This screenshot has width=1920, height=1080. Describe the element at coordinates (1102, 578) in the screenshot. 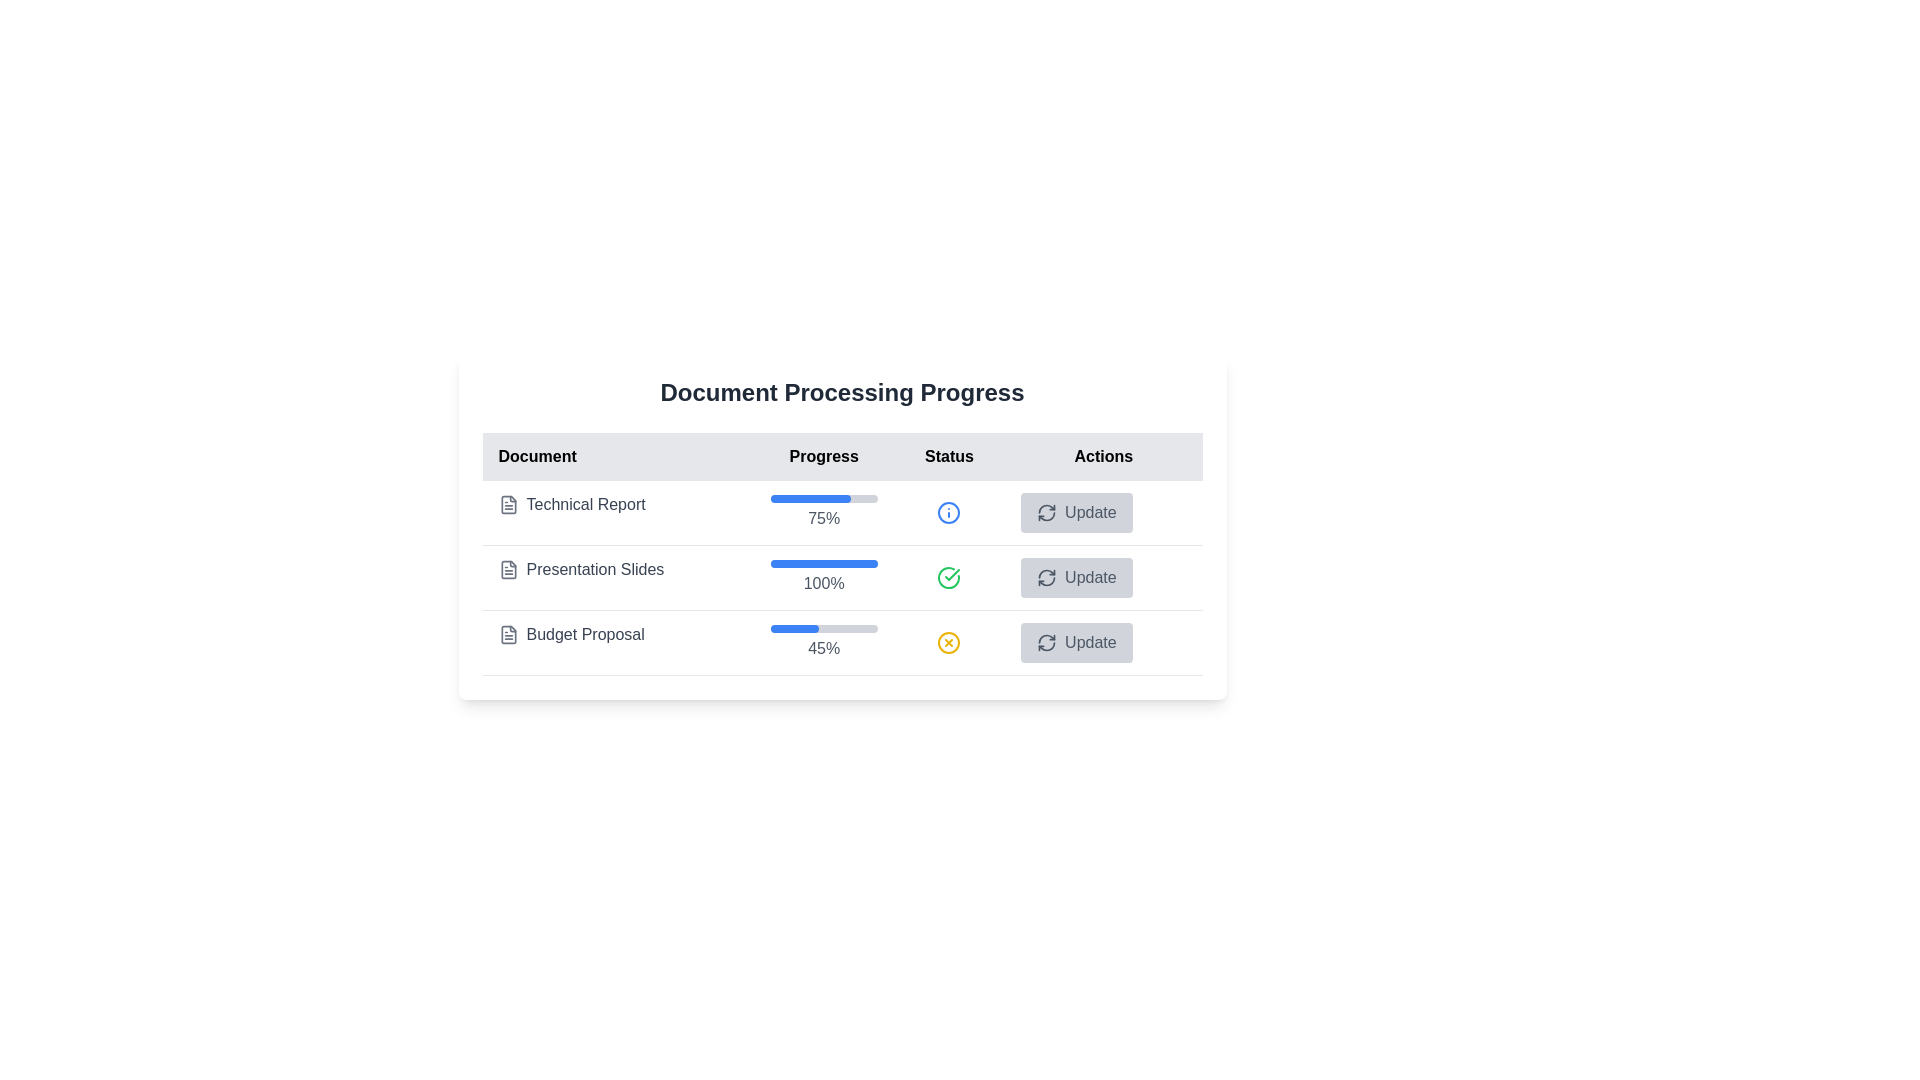

I see `the 'Update' button with a light gray background and rounded corners in the Actions column of the third row corresponding to 'Presentation Slides'` at that location.